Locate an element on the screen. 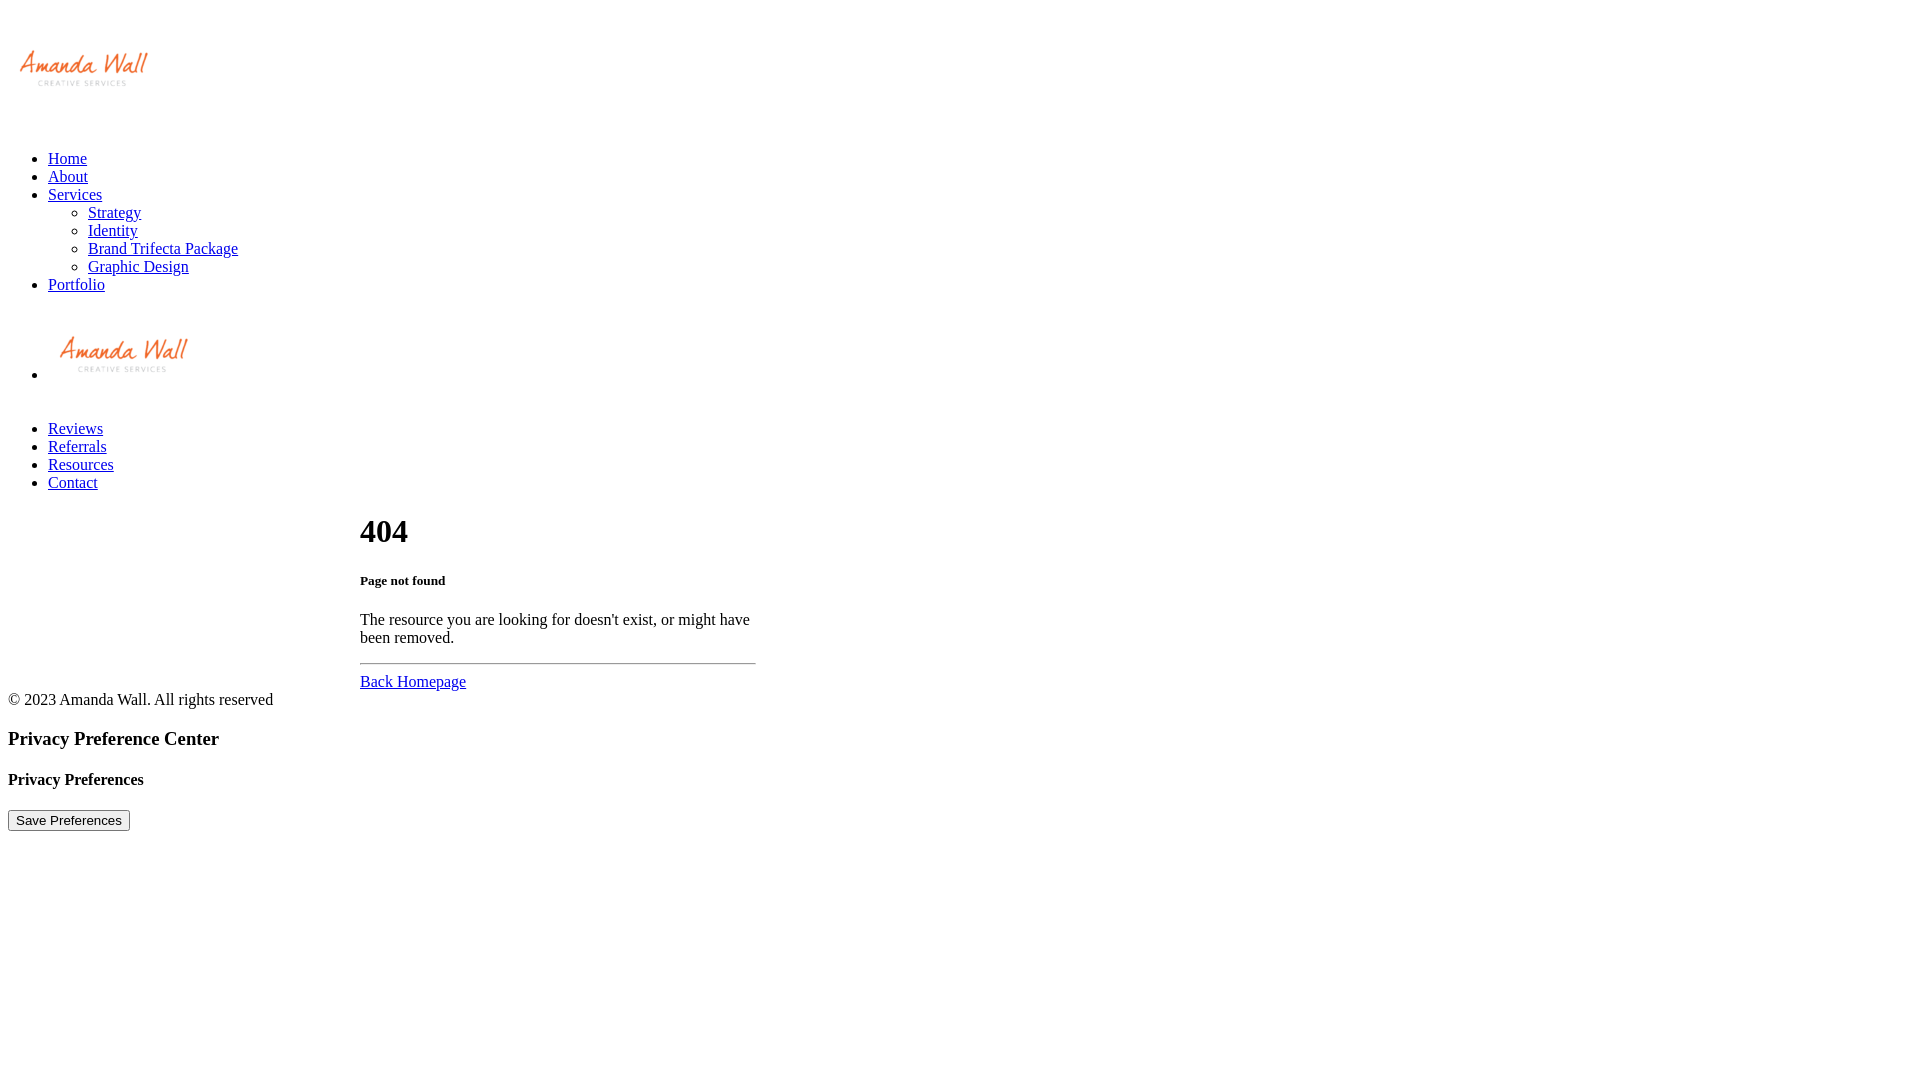 This screenshot has height=1080, width=1920. 'Reviews' is located at coordinates (75, 427).